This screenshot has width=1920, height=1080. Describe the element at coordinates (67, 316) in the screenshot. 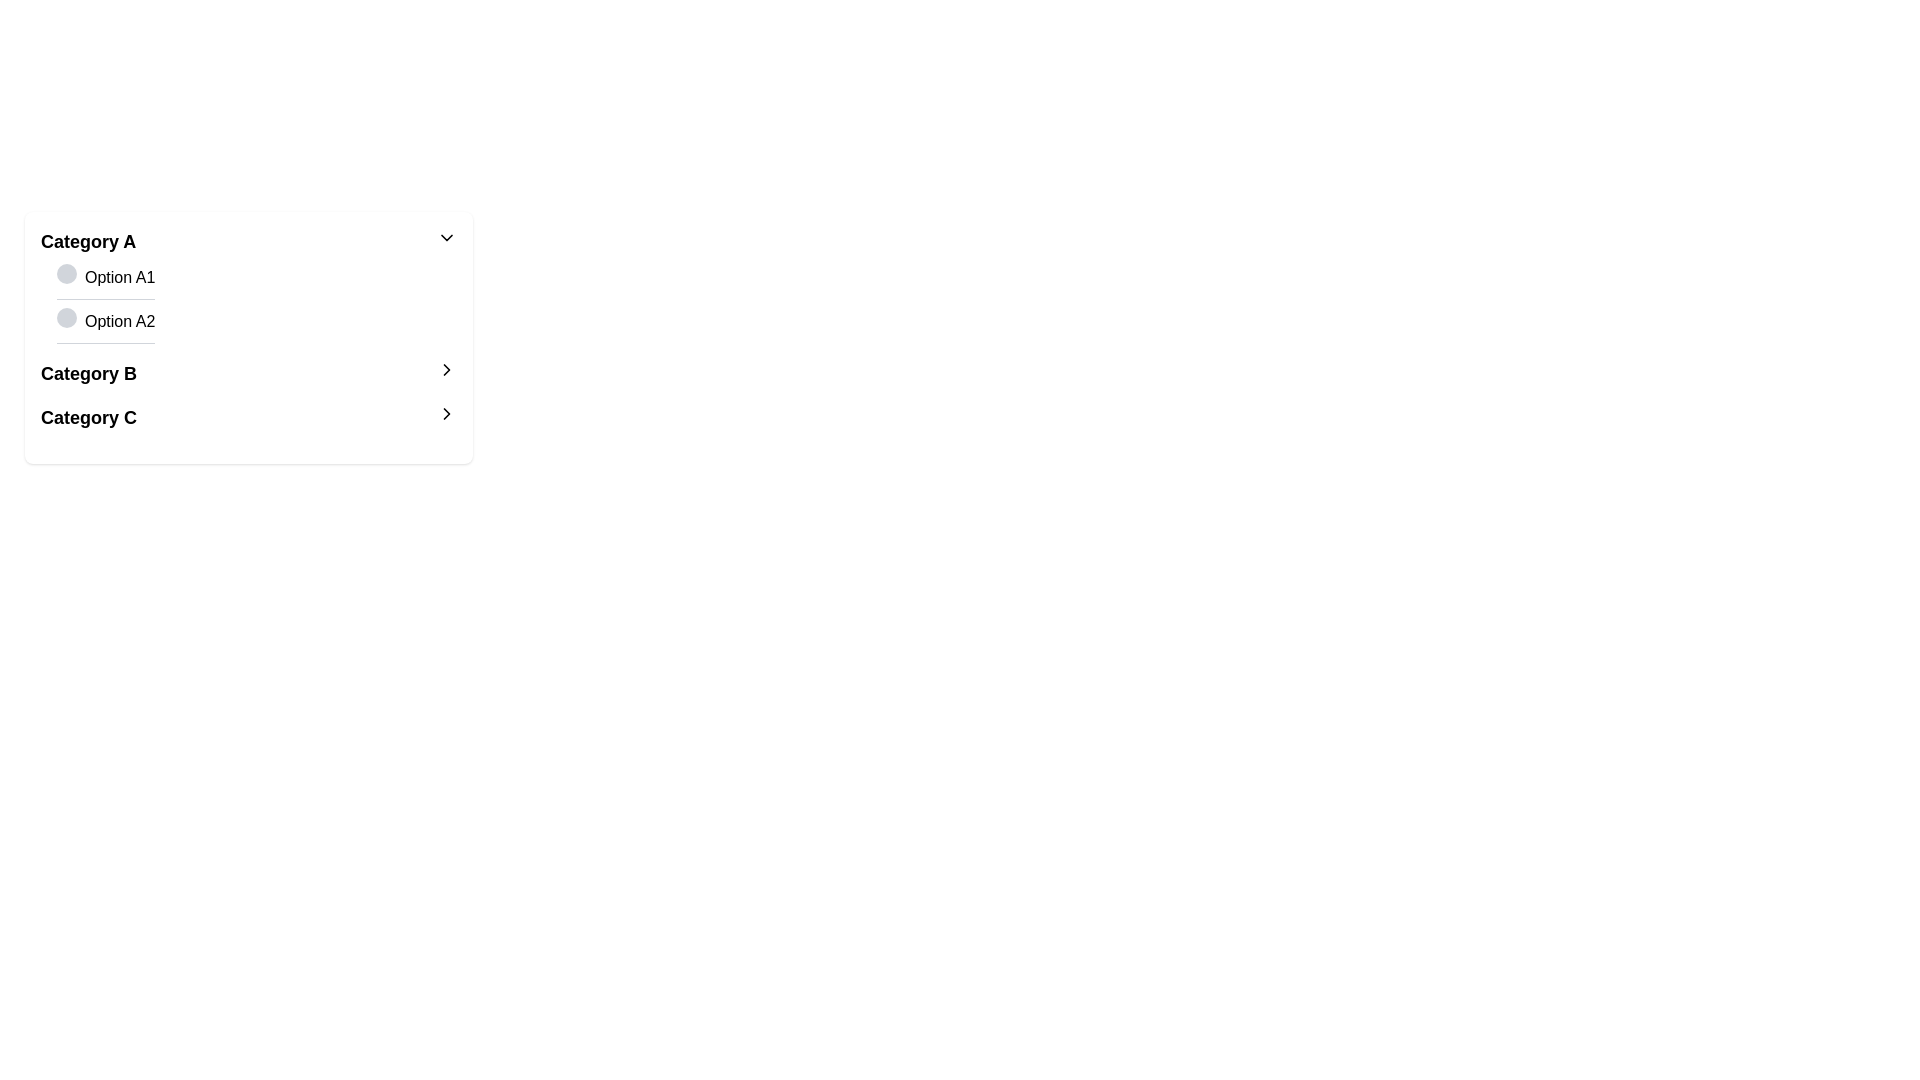

I see `the radio button indicator located under 'Category A' next to the text 'Option A2', which resembles a small circular shape with a gray background` at that location.